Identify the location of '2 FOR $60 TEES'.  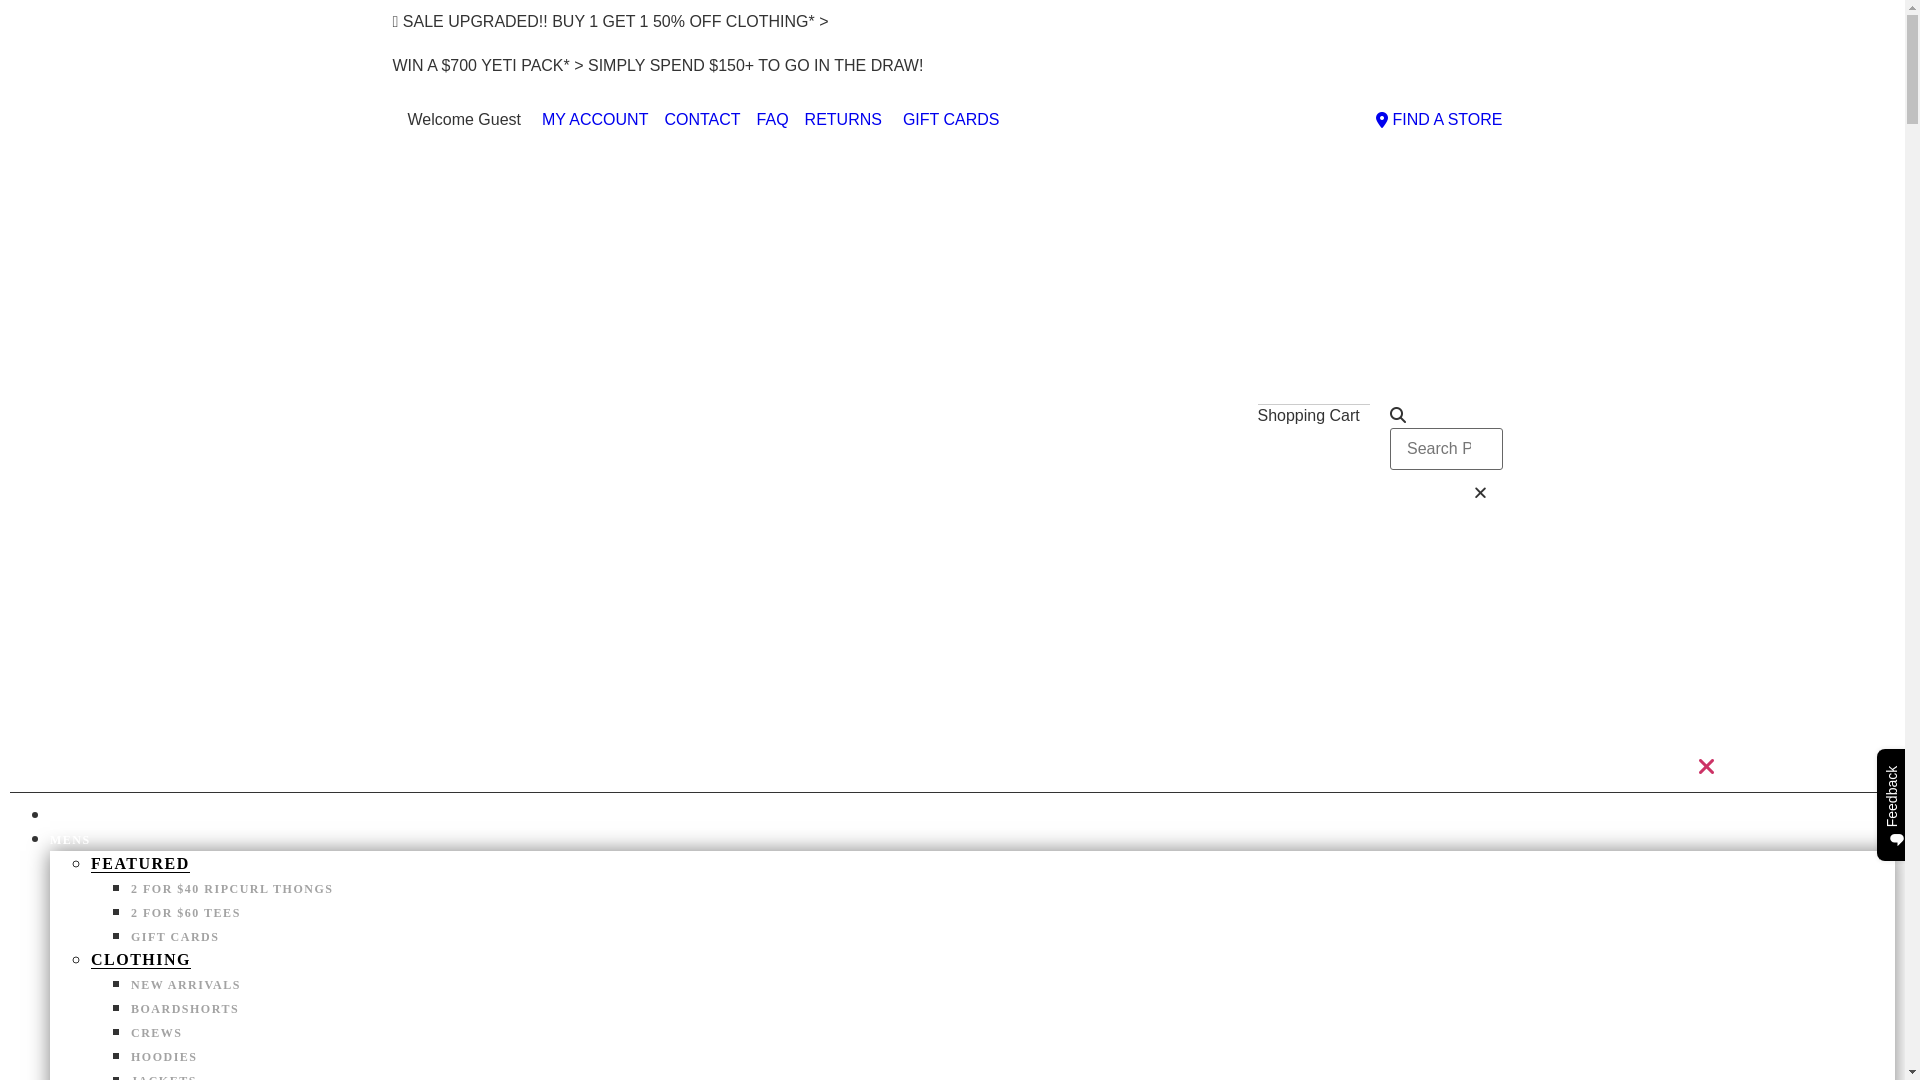
(186, 913).